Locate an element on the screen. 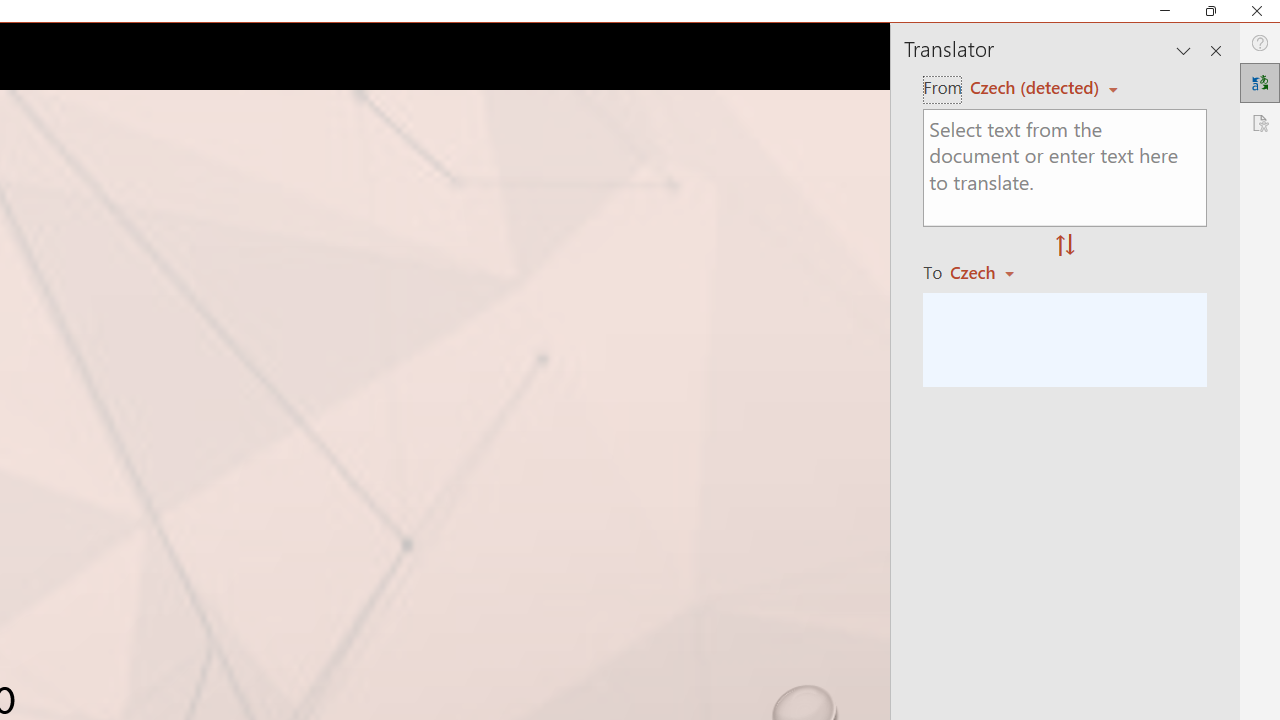 The height and width of the screenshot is (720, 1280). 'Czech' is located at coordinates (991, 272).